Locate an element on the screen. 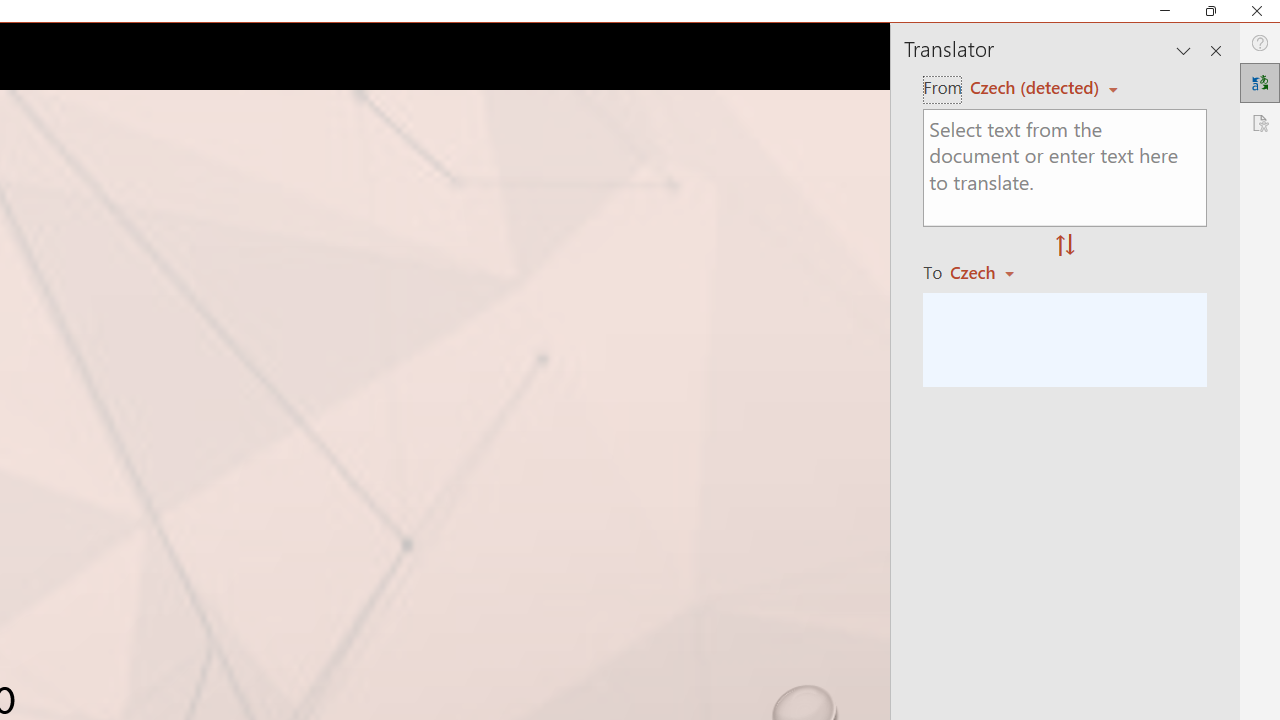 The height and width of the screenshot is (720, 1280). 'Czech' is located at coordinates (991, 272).